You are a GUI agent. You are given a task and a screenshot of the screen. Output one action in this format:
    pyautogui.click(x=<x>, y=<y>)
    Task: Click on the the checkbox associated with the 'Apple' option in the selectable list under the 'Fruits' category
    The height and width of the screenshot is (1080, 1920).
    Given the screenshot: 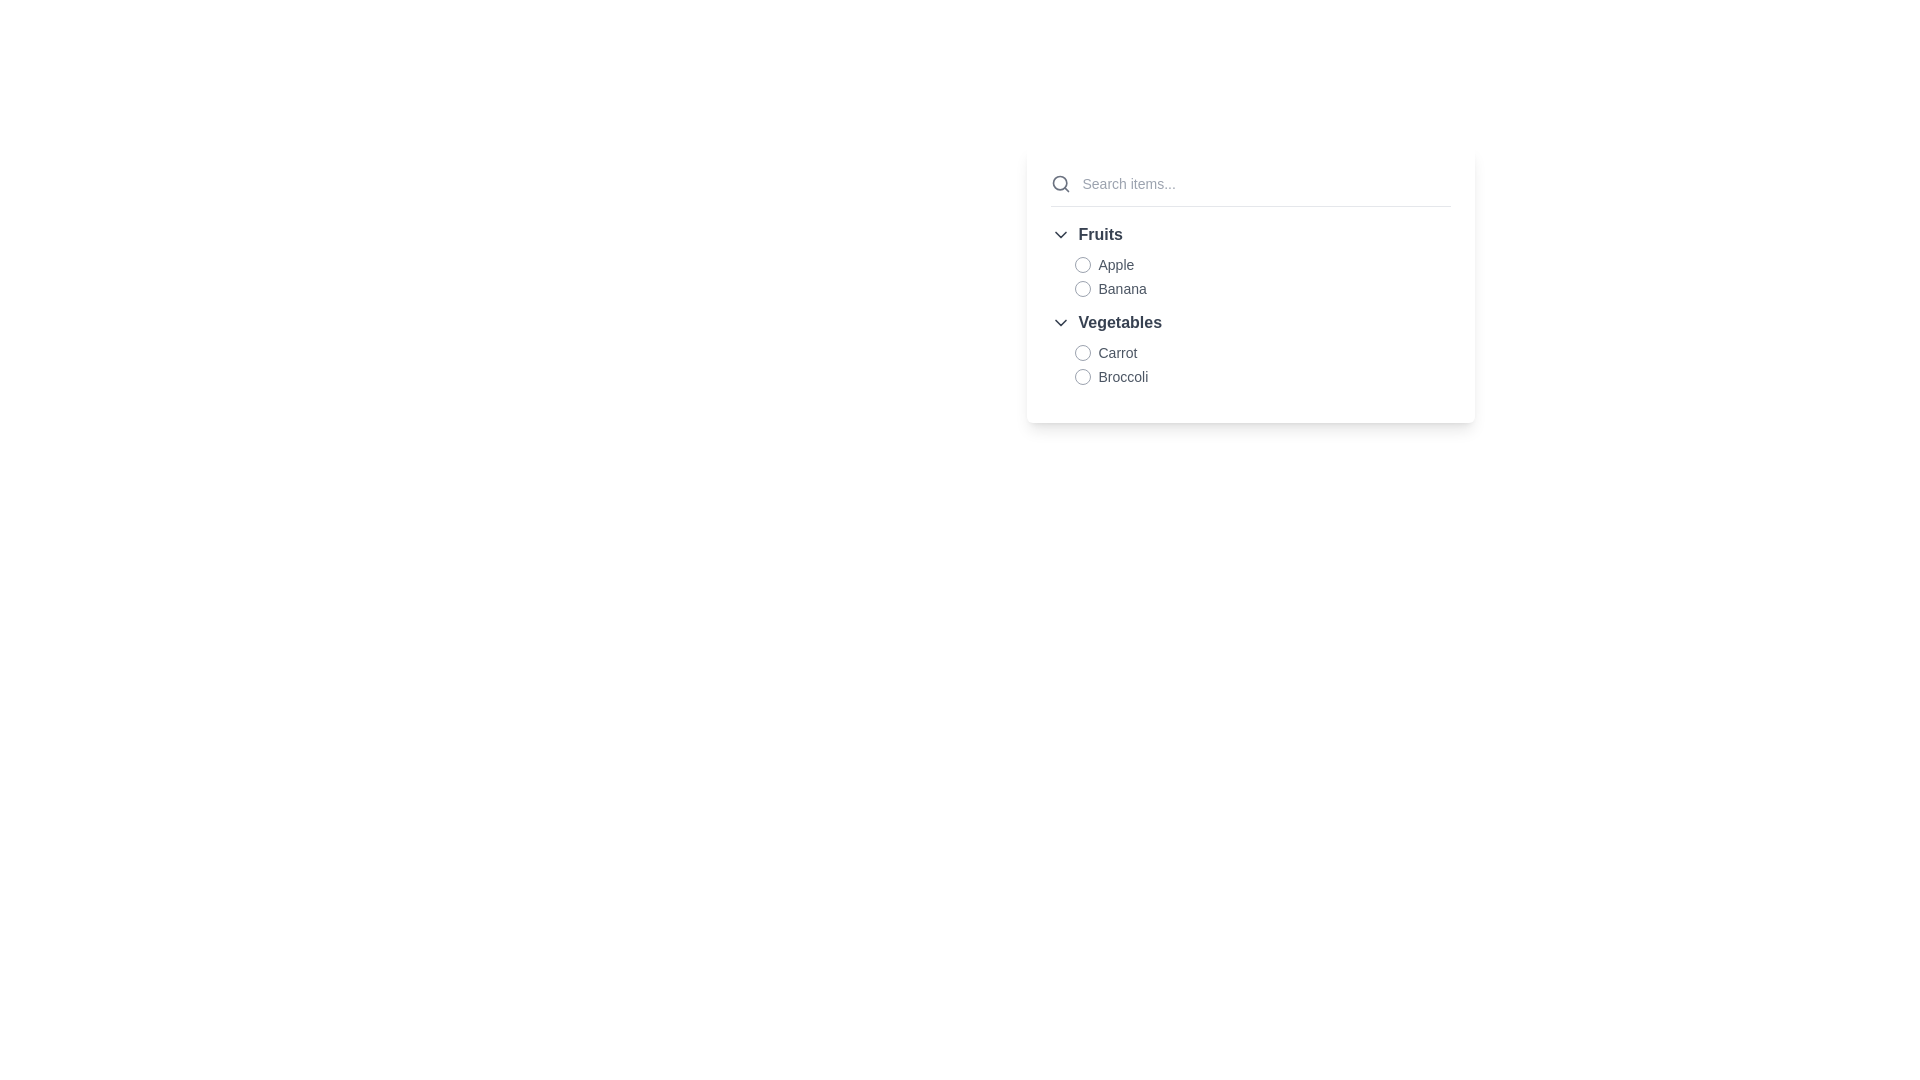 What is the action you would take?
    pyautogui.click(x=1261, y=264)
    